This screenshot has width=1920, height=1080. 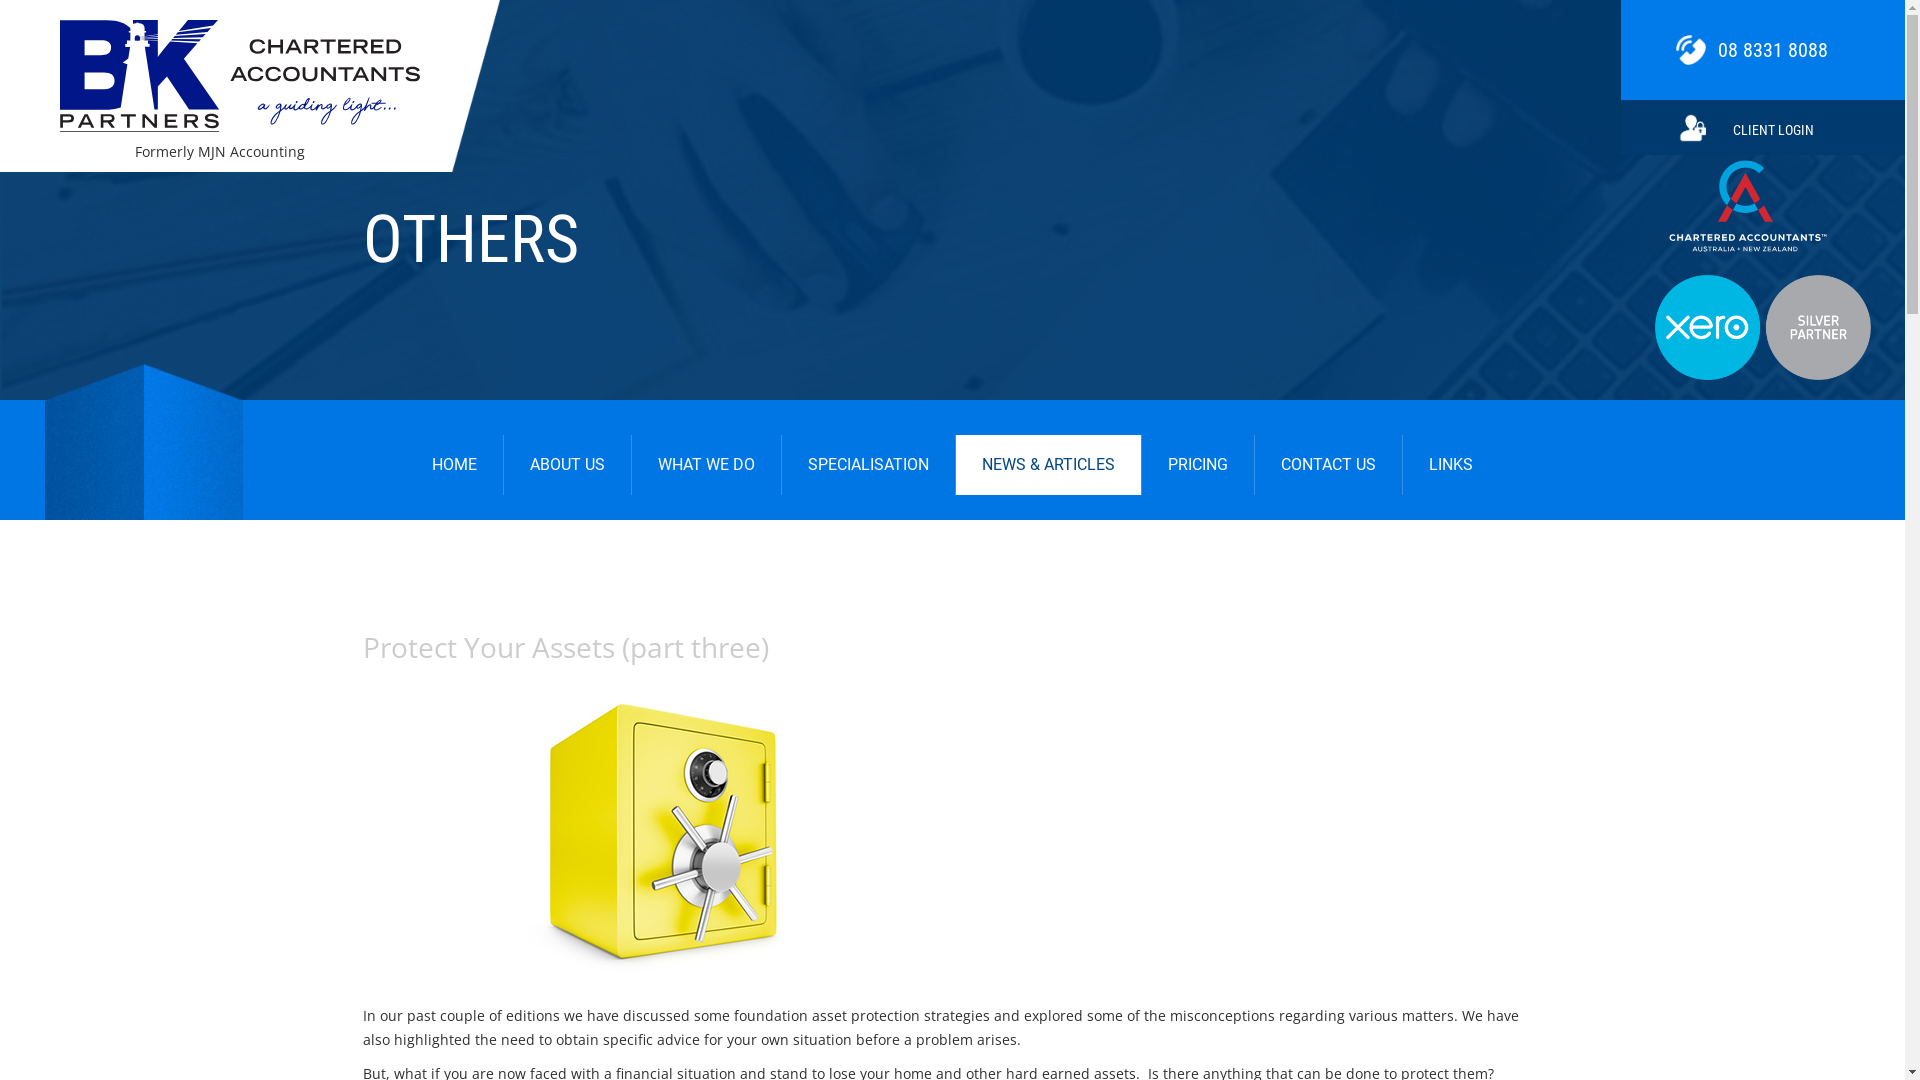 I want to click on 'HOME', so click(x=405, y=465).